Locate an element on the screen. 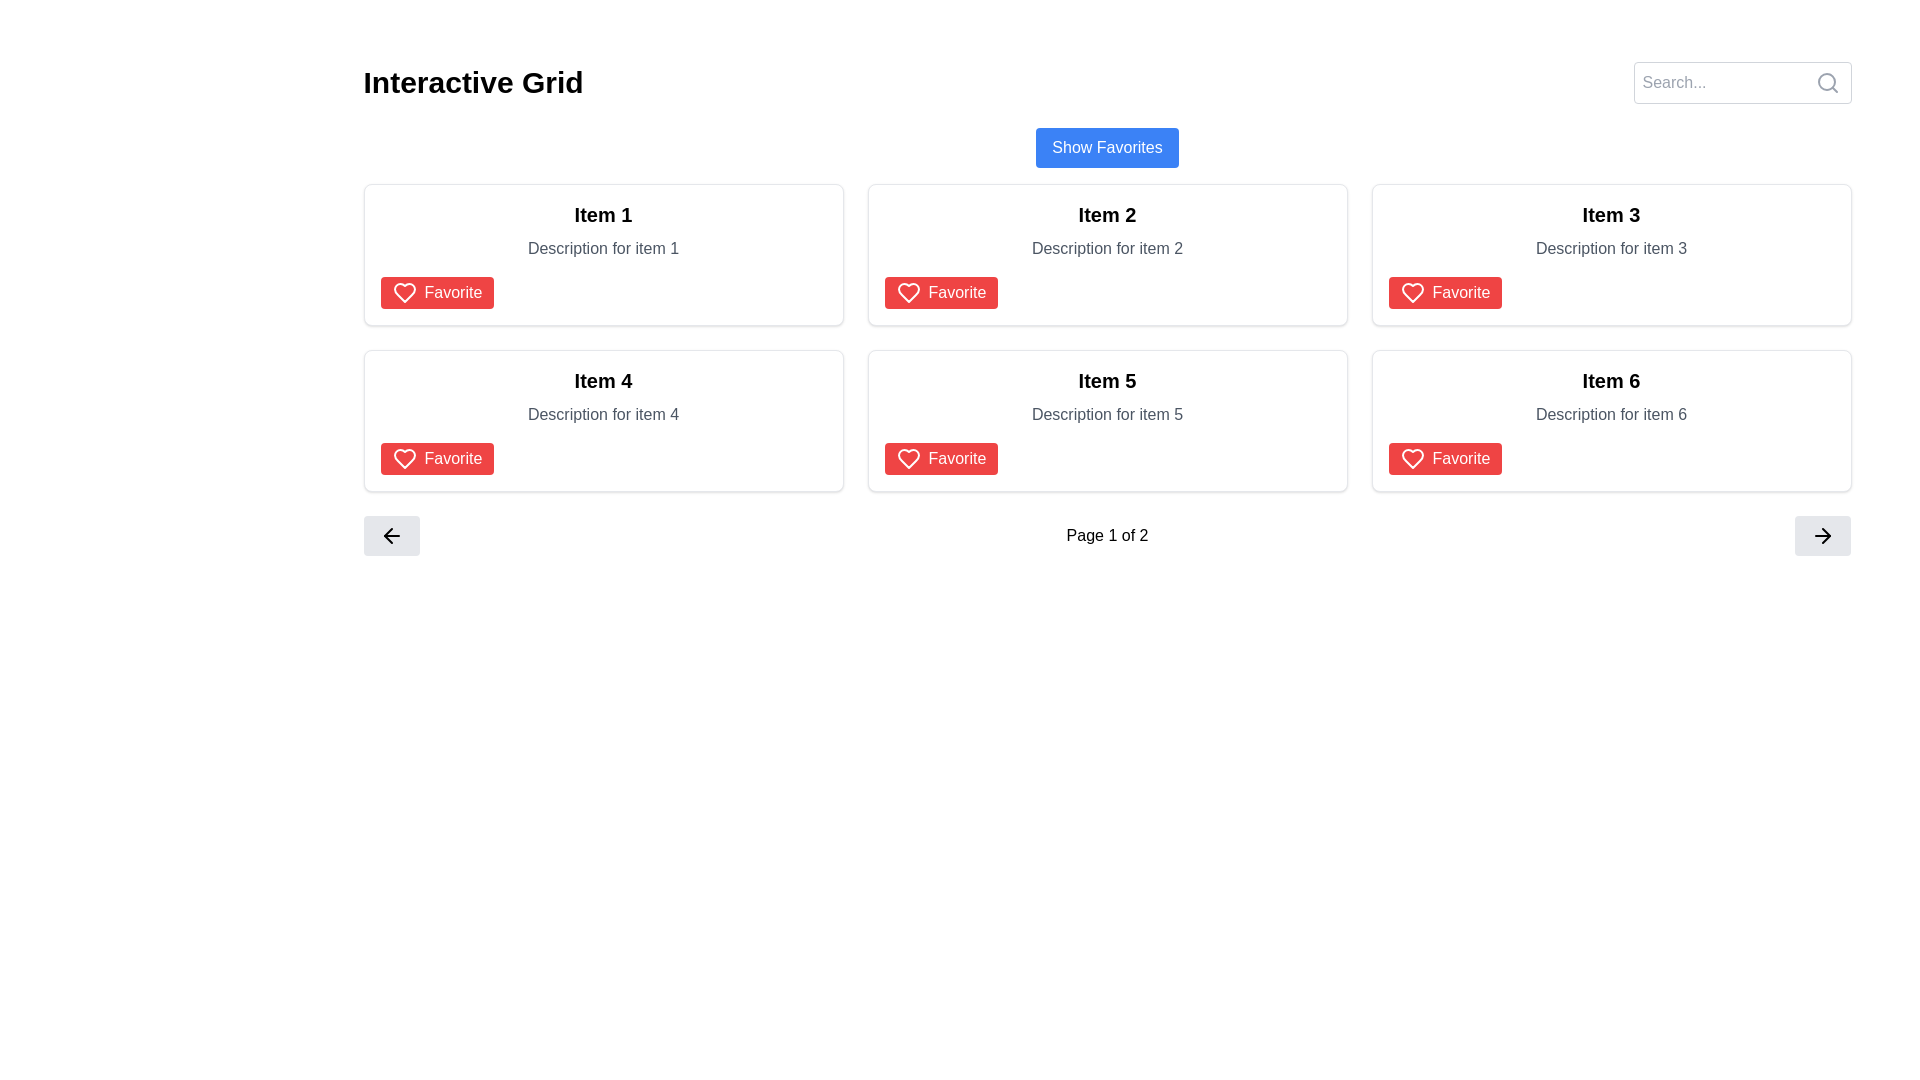  the Favorite button containing the heart icon, which is part of the card labeled 'Item 6' located in the bottom-right corner of the grid layout is located at coordinates (1411, 459).